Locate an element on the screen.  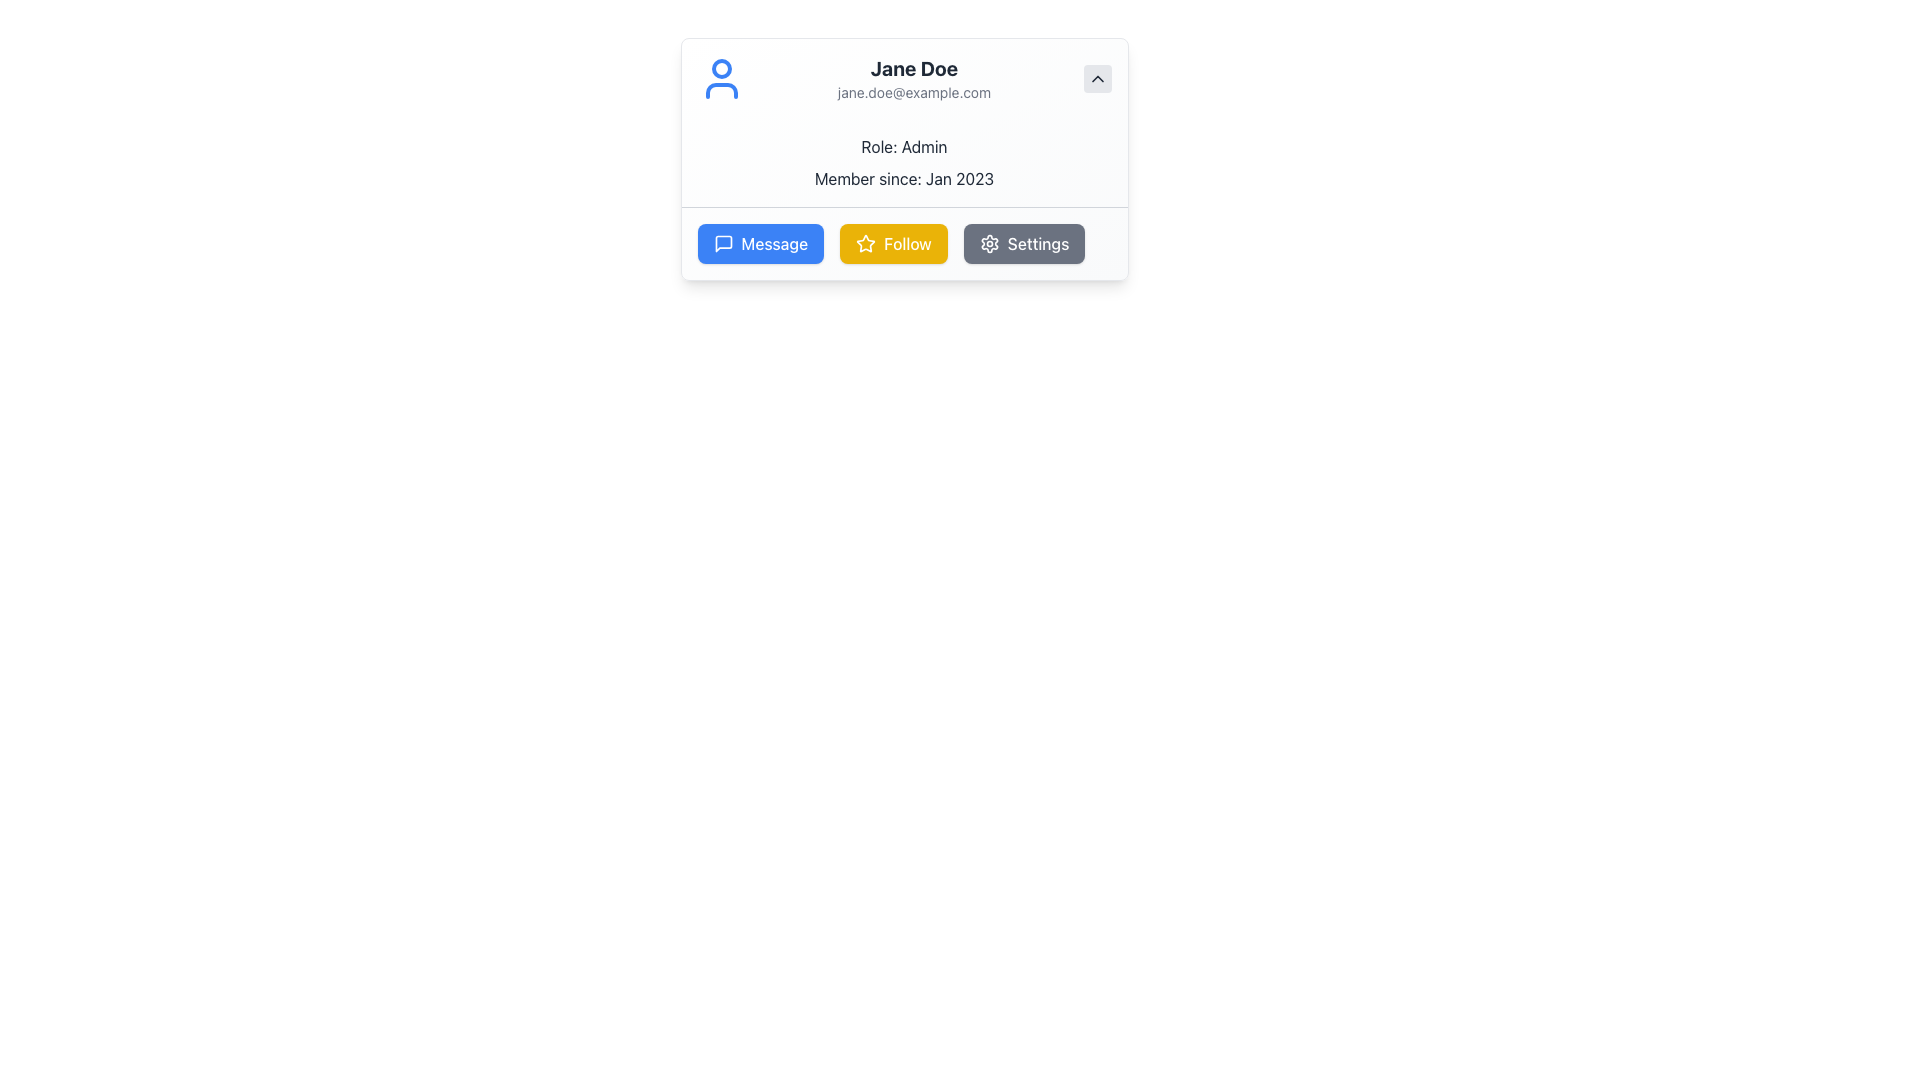
the star icon located in the upper central region of the profile card, which features a minimalistic design and is positioned above the buttons labeled 'Message,' 'Follow,' and 'Settings.' is located at coordinates (866, 242).